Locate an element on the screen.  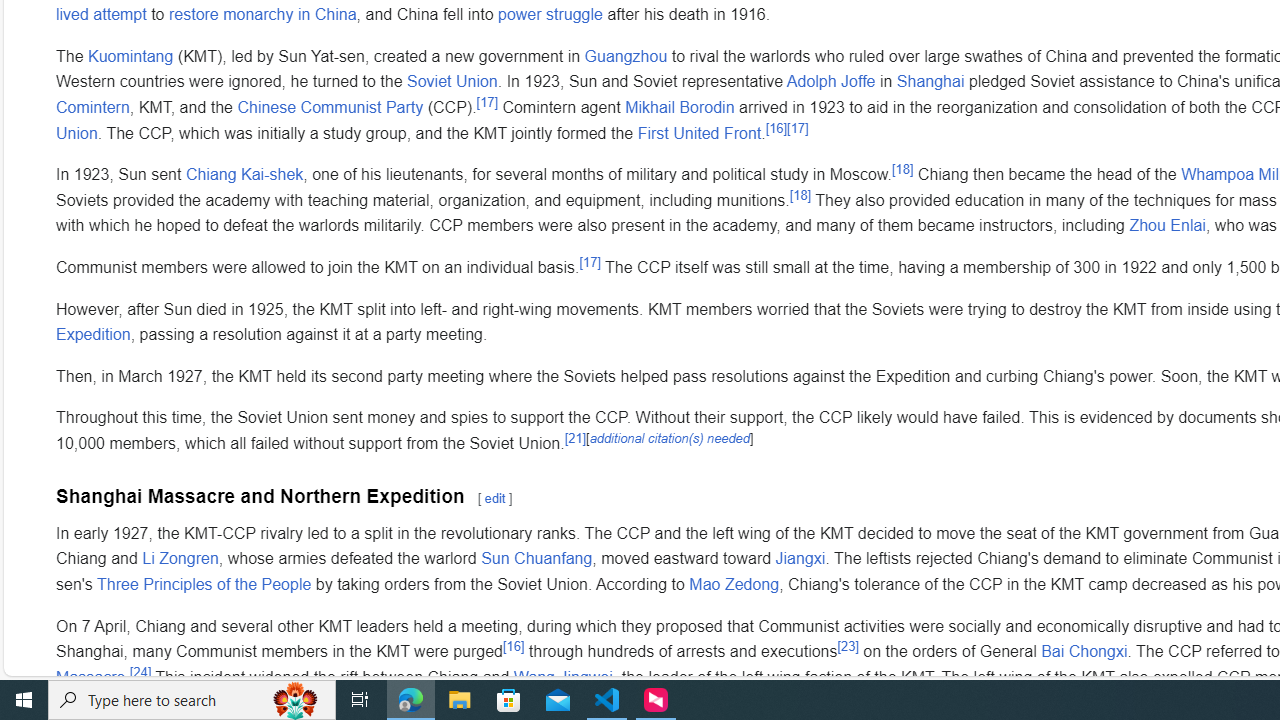
'Zhou Enlai' is located at coordinates (1167, 225).